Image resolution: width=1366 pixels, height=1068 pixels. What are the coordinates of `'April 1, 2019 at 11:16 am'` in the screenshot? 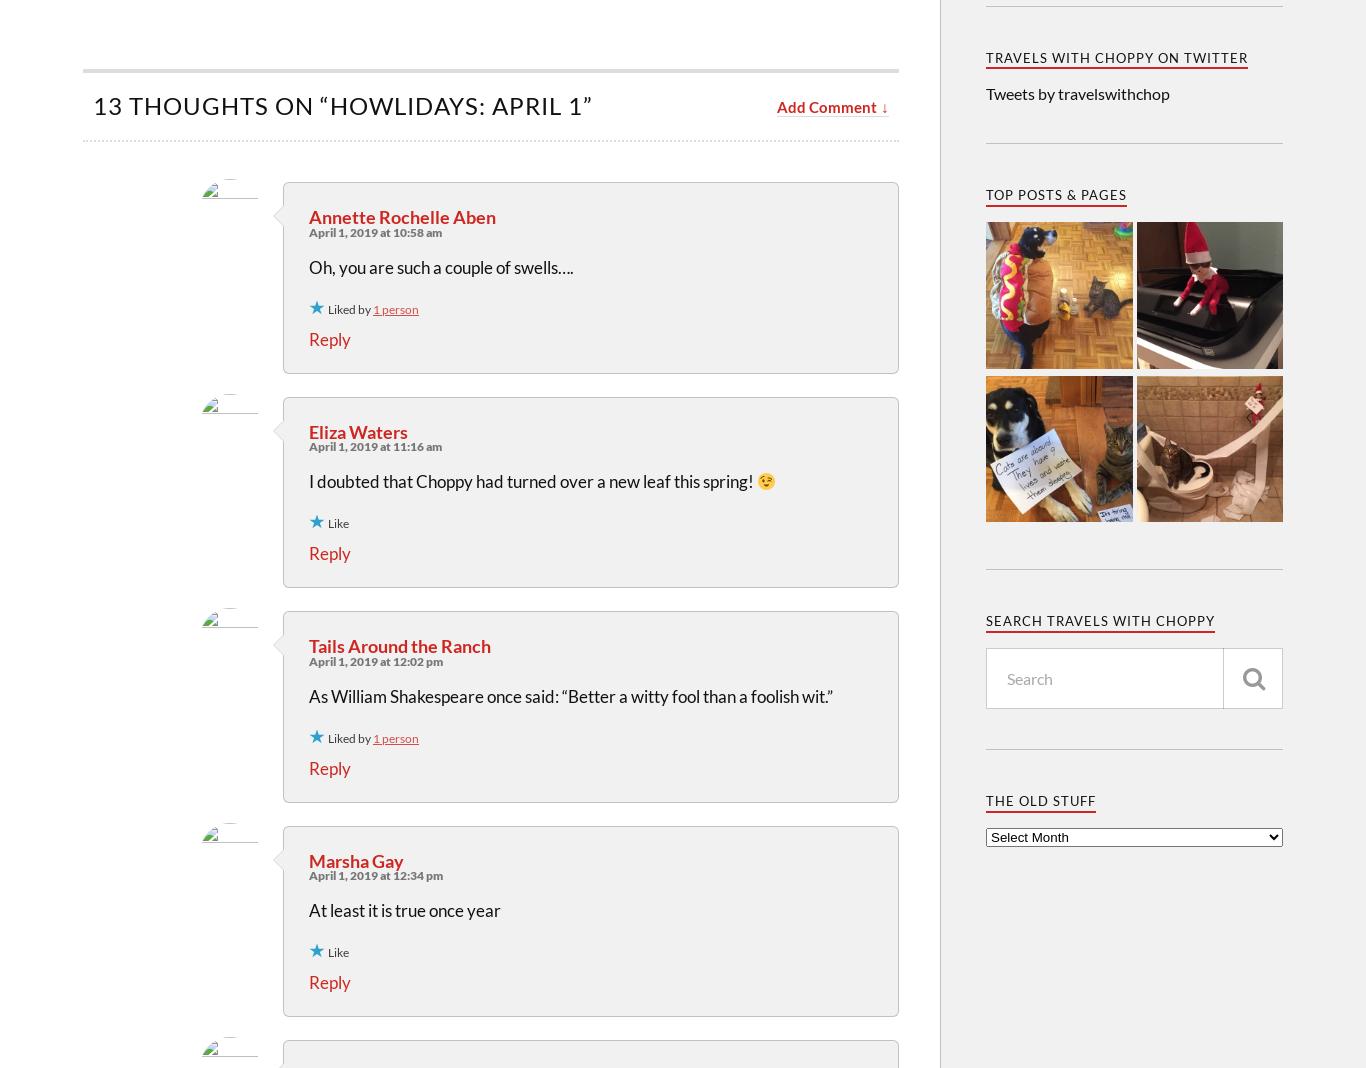 It's located at (374, 446).